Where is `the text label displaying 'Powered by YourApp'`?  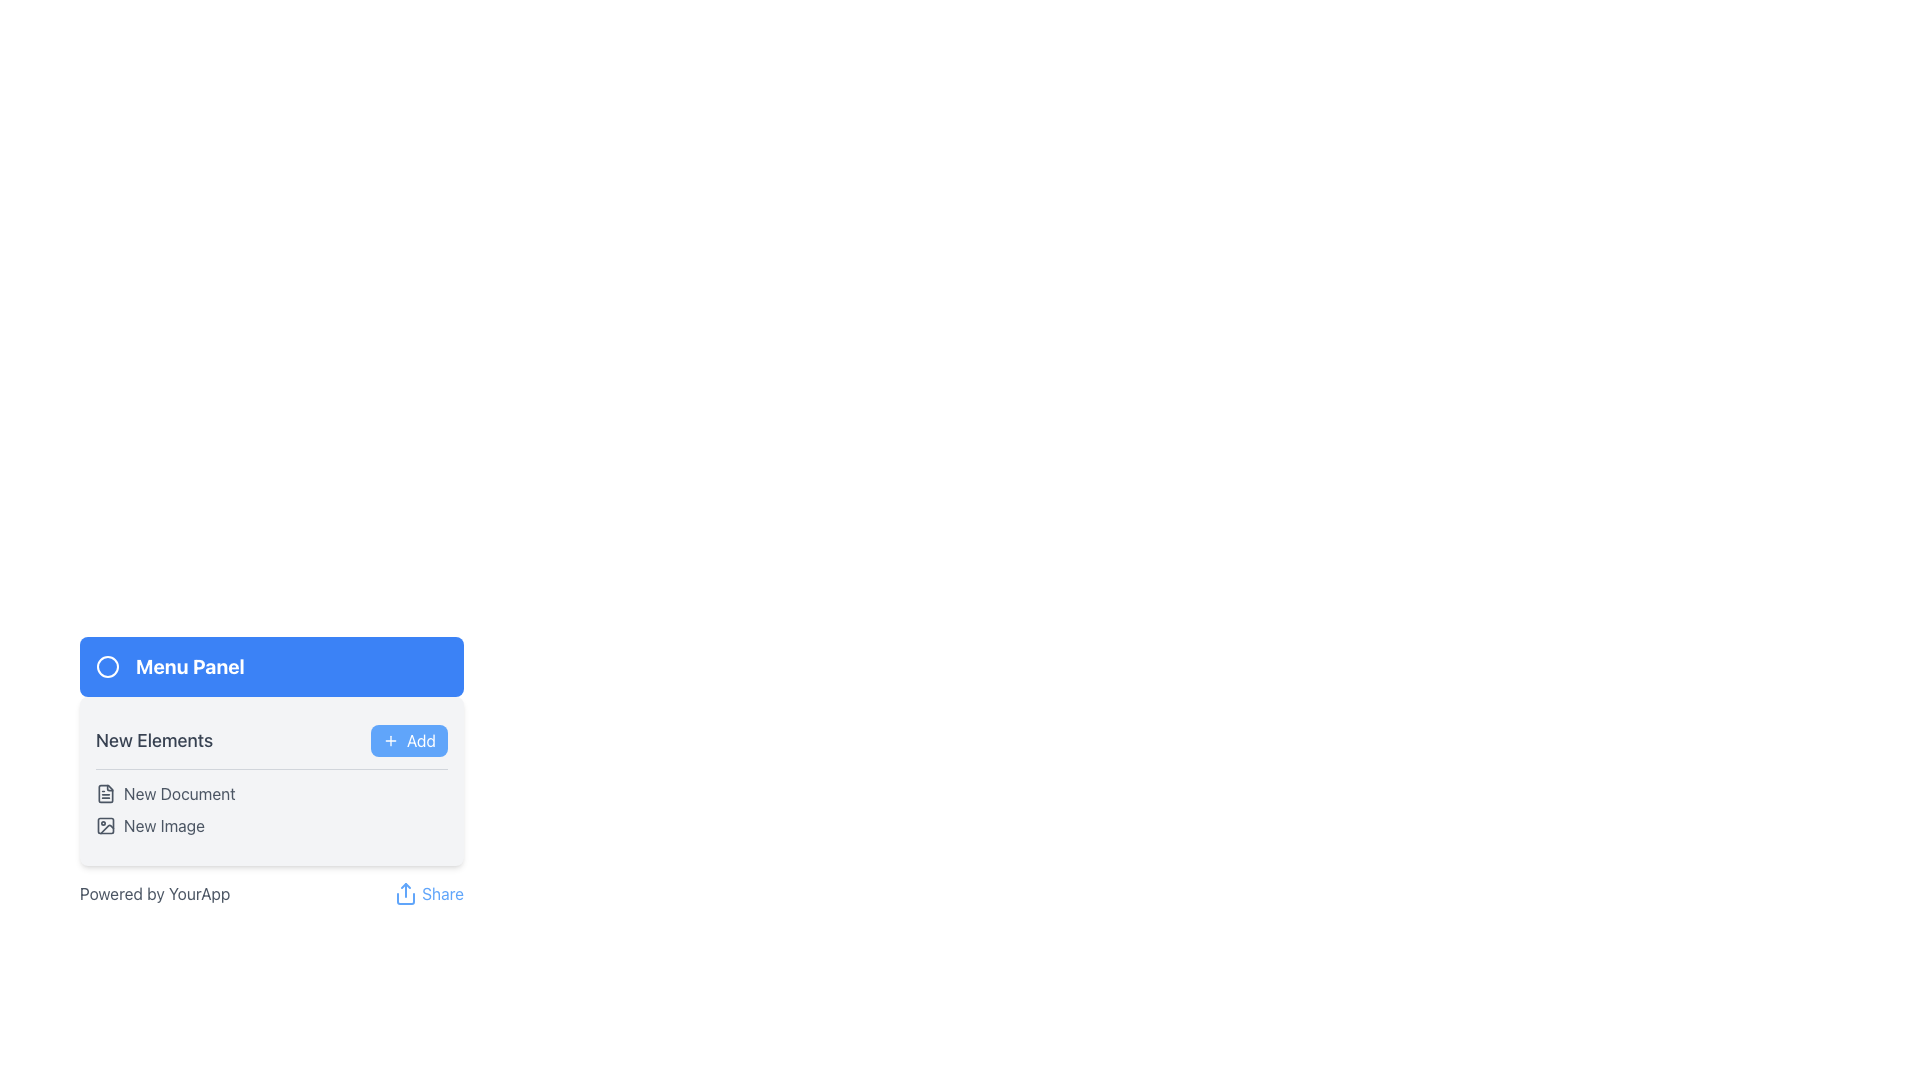 the text label displaying 'Powered by YourApp' is located at coordinates (154, 893).